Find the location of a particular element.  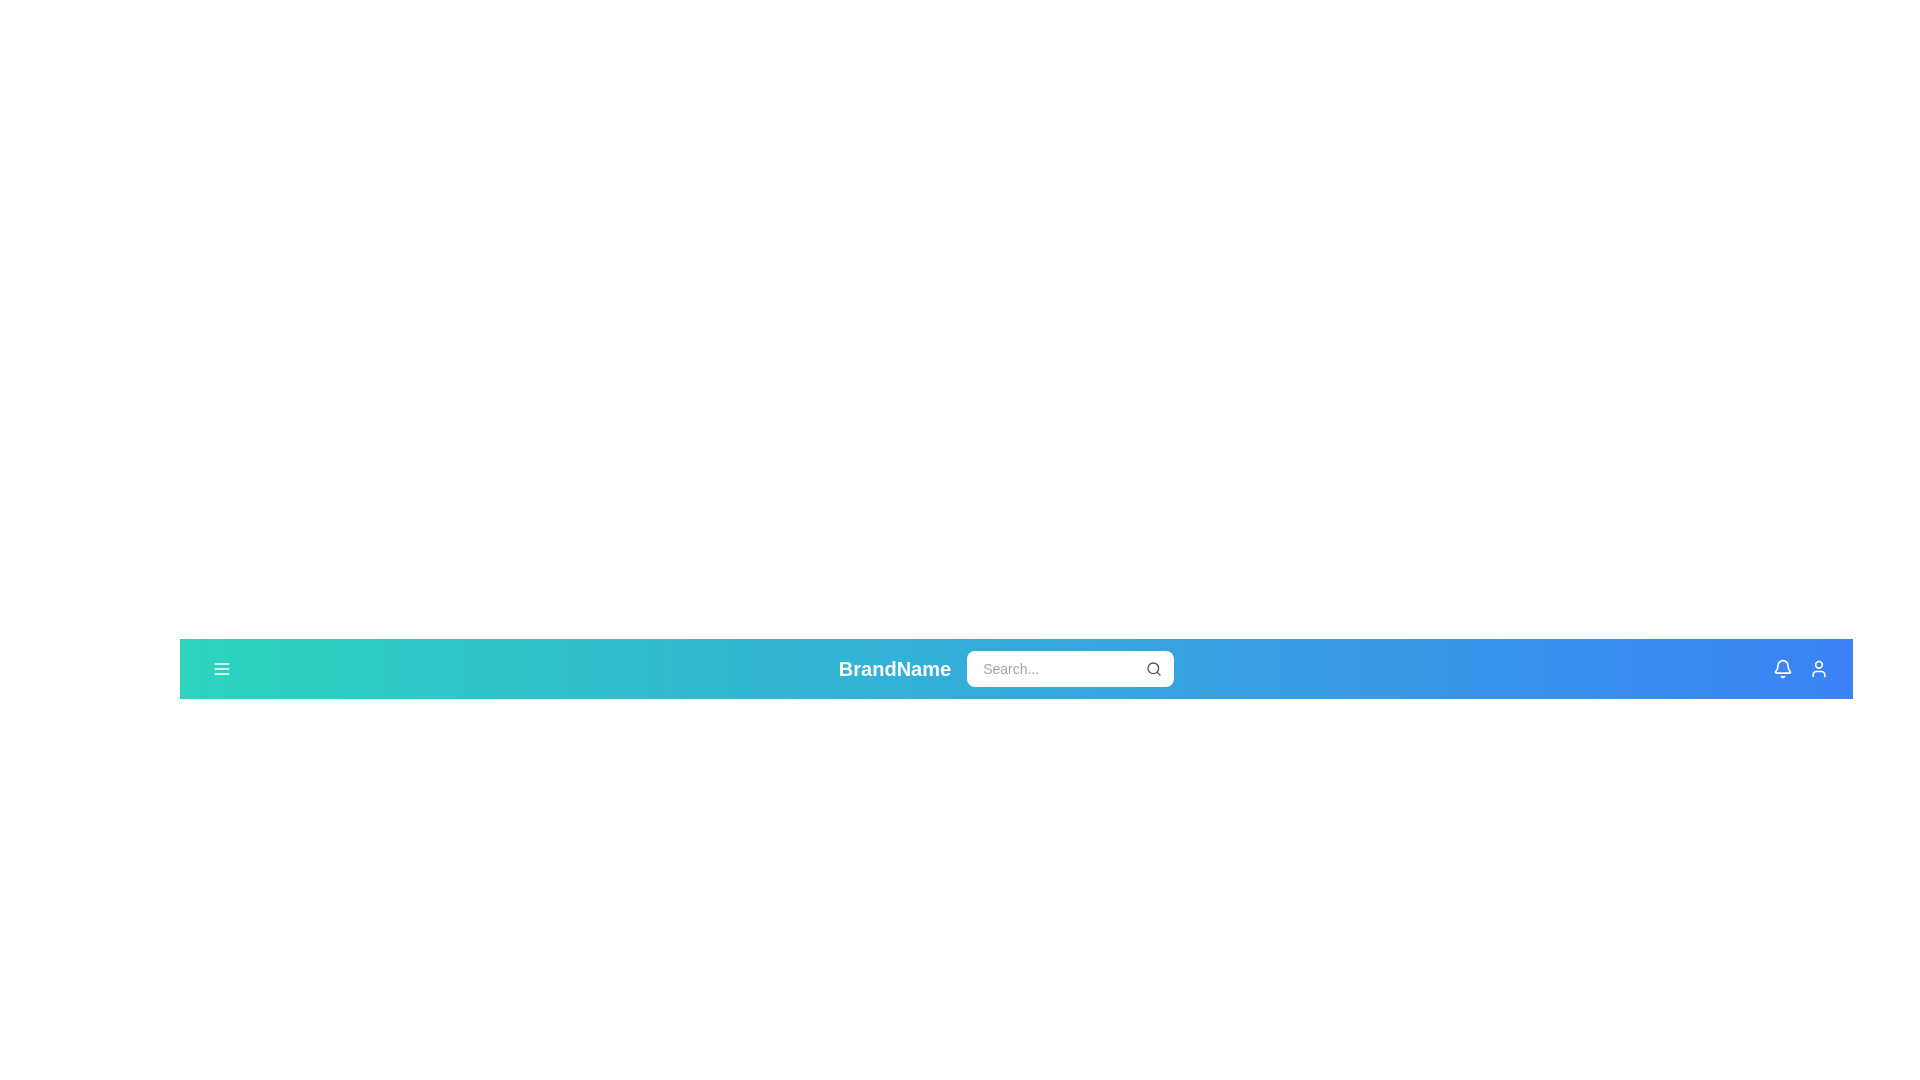

the menu button to open the menu is located at coordinates (221, 668).